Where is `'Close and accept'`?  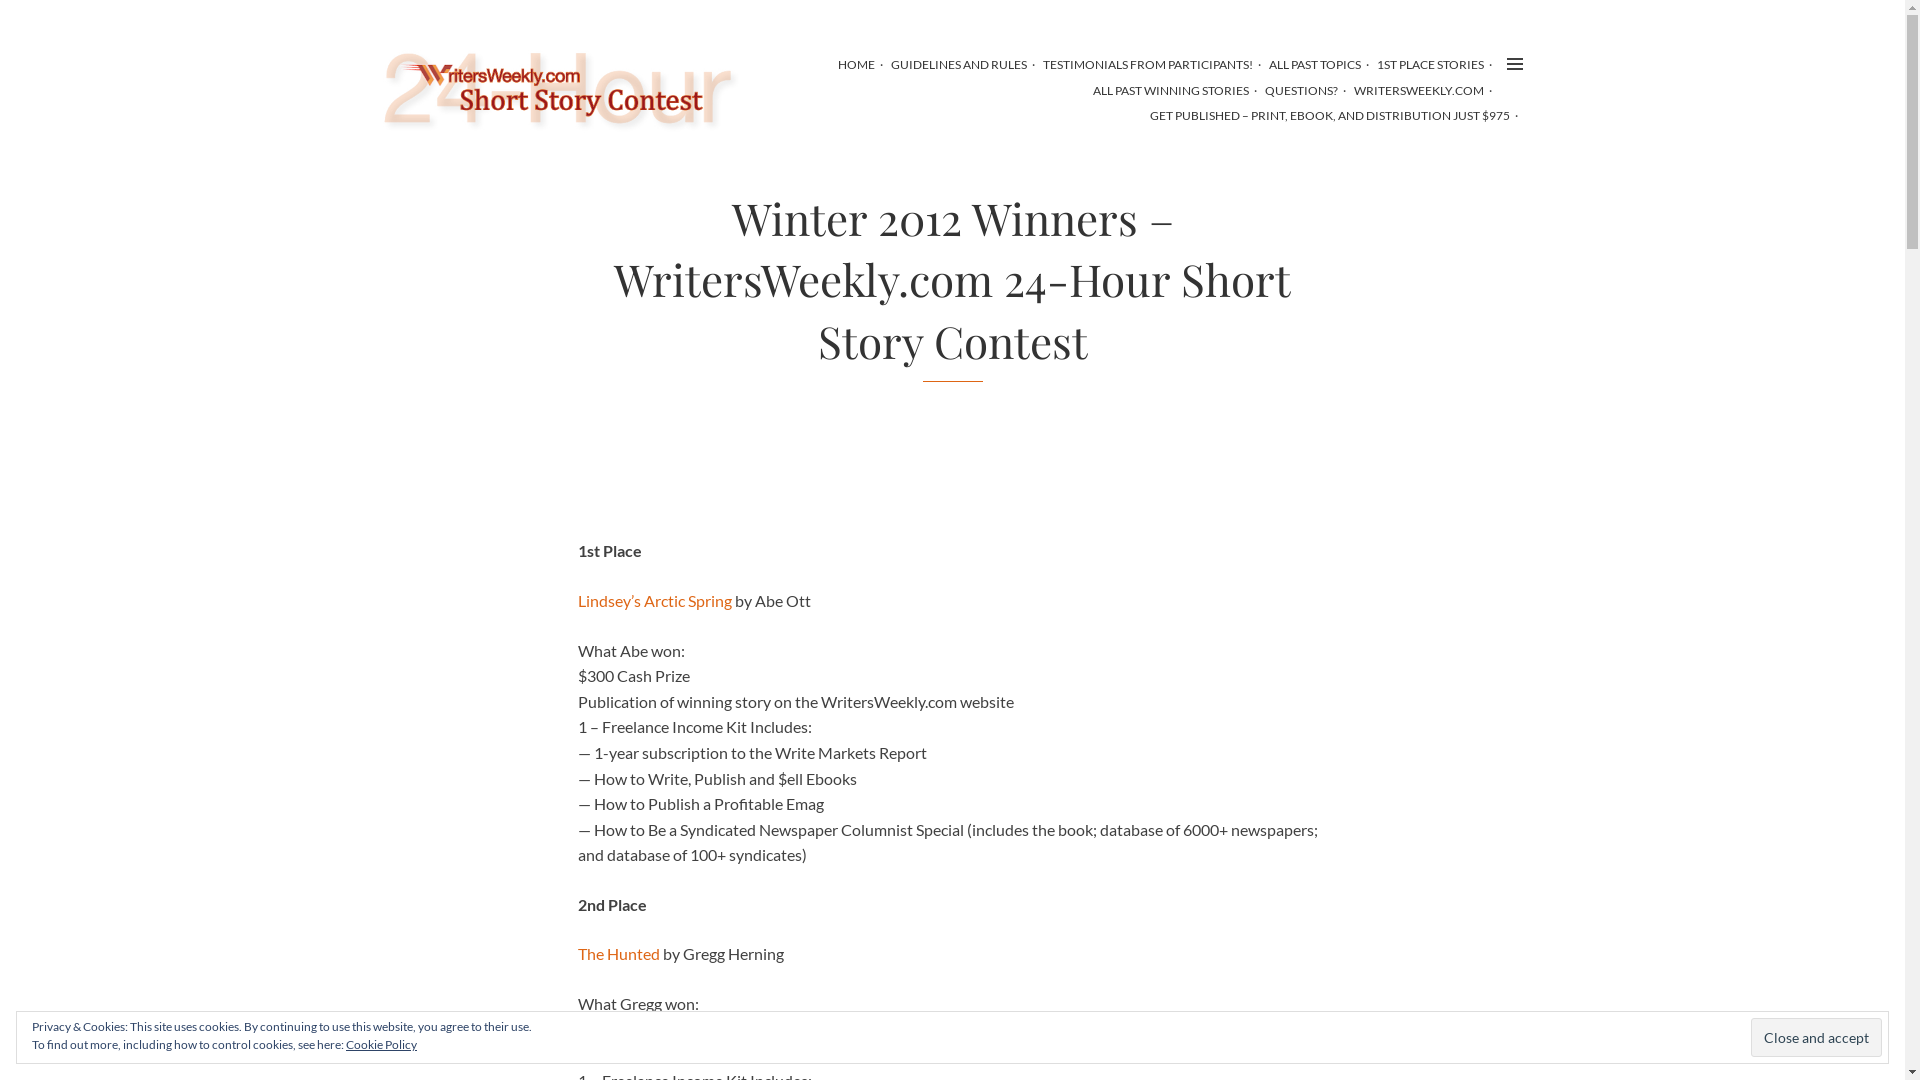
'Close and accept' is located at coordinates (1750, 1036).